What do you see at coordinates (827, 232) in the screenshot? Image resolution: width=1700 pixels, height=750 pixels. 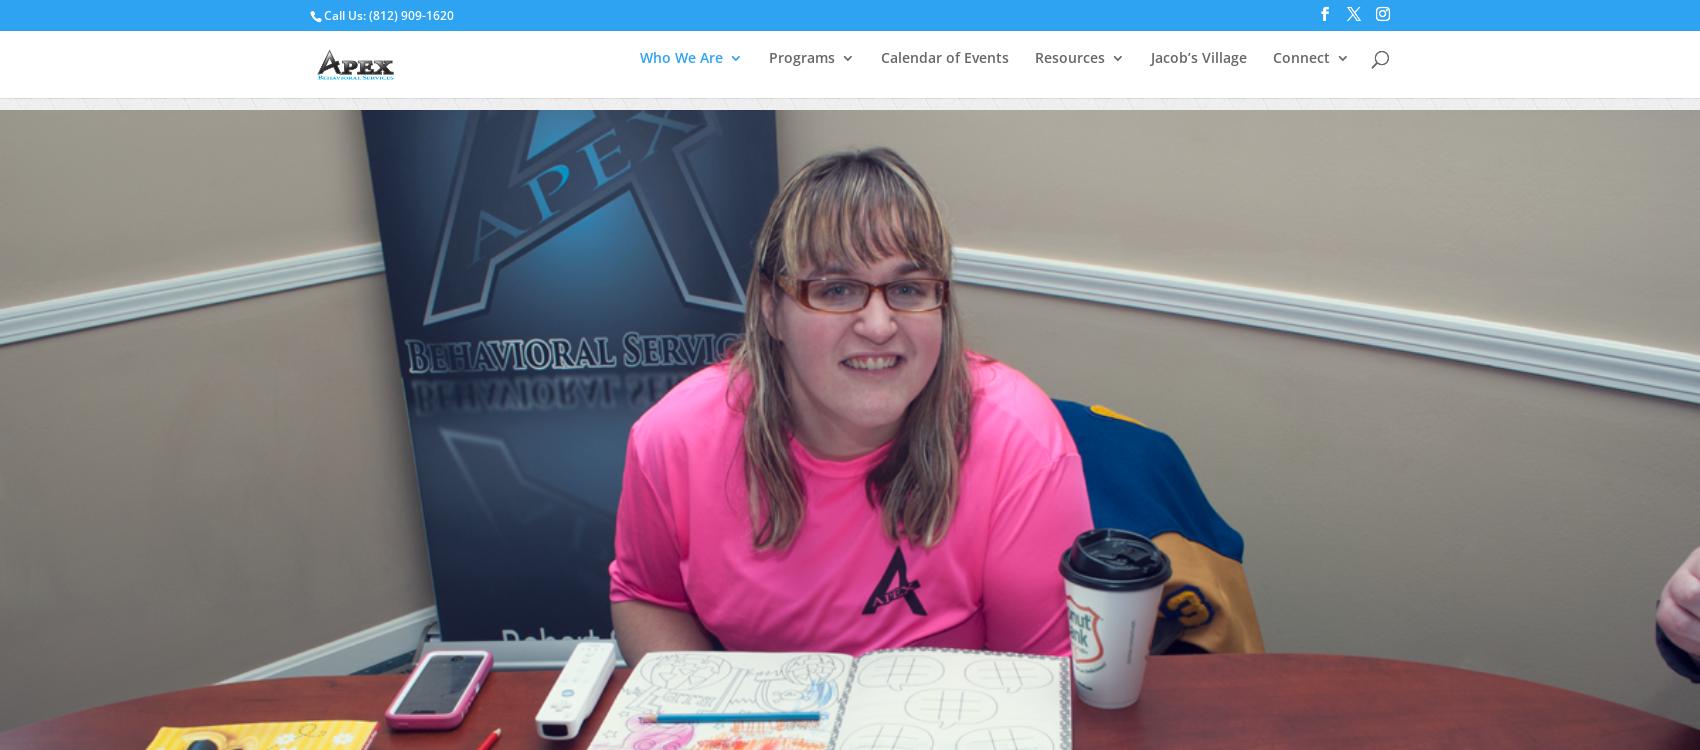 I see `'Music Therapy'` at bounding box center [827, 232].